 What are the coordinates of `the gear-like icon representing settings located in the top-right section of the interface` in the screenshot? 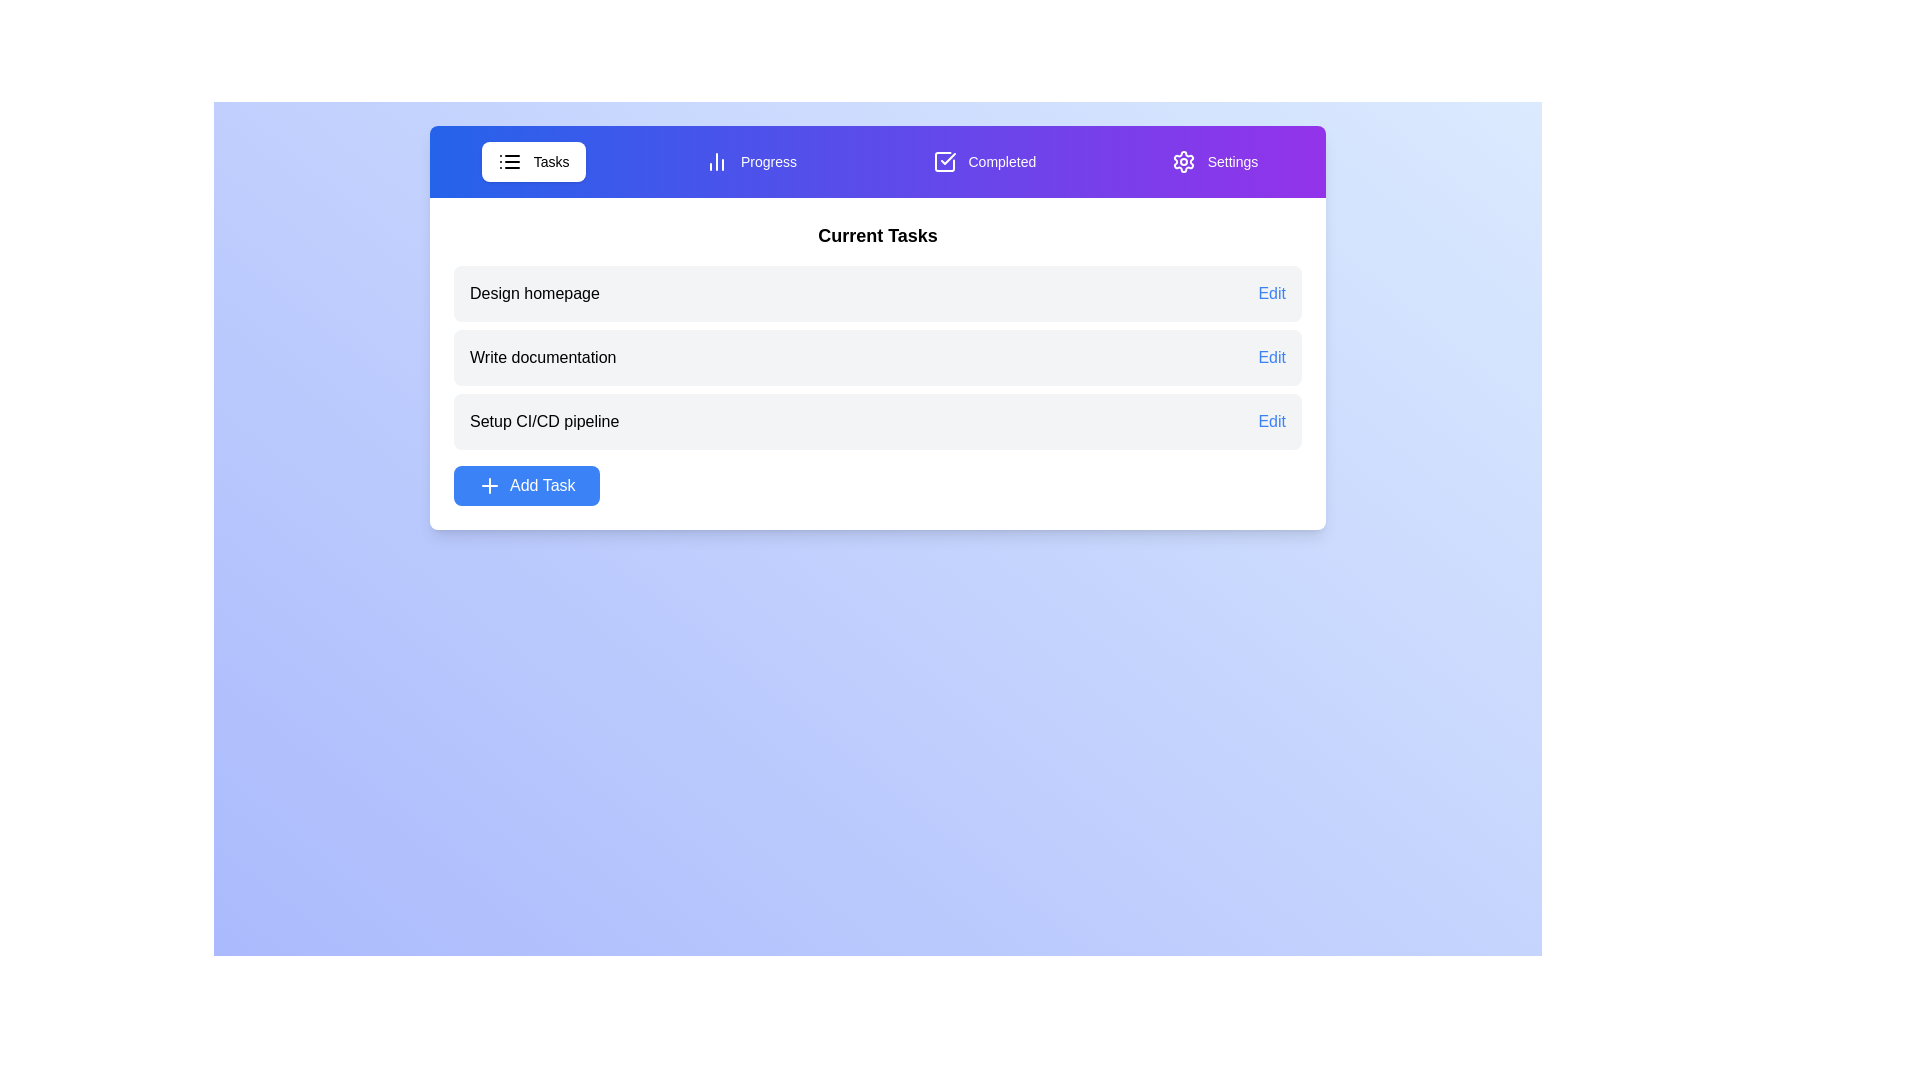 It's located at (1183, 161).